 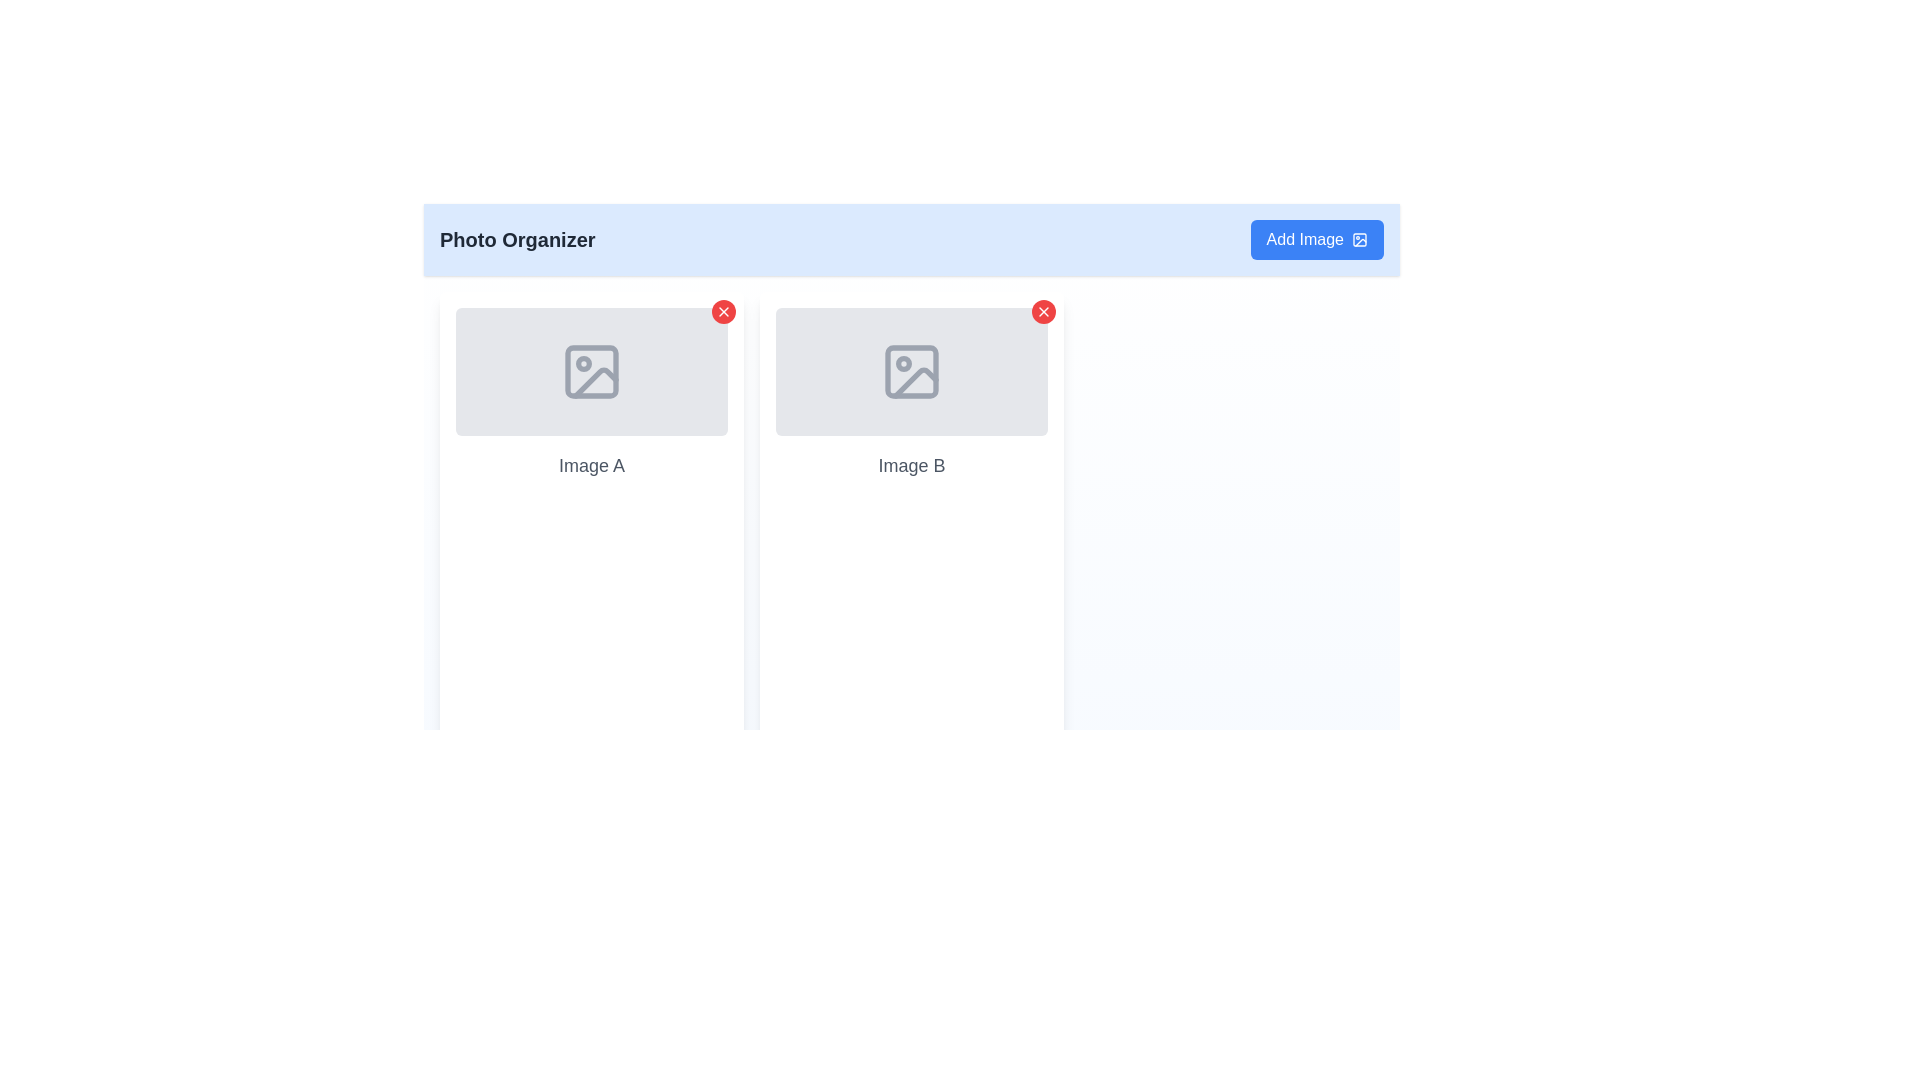 I want to click on the gray rectangular placeholder with rounded corners that contains a picture icon, located within the card labeled 'Image B', so click(x=911, y=371).